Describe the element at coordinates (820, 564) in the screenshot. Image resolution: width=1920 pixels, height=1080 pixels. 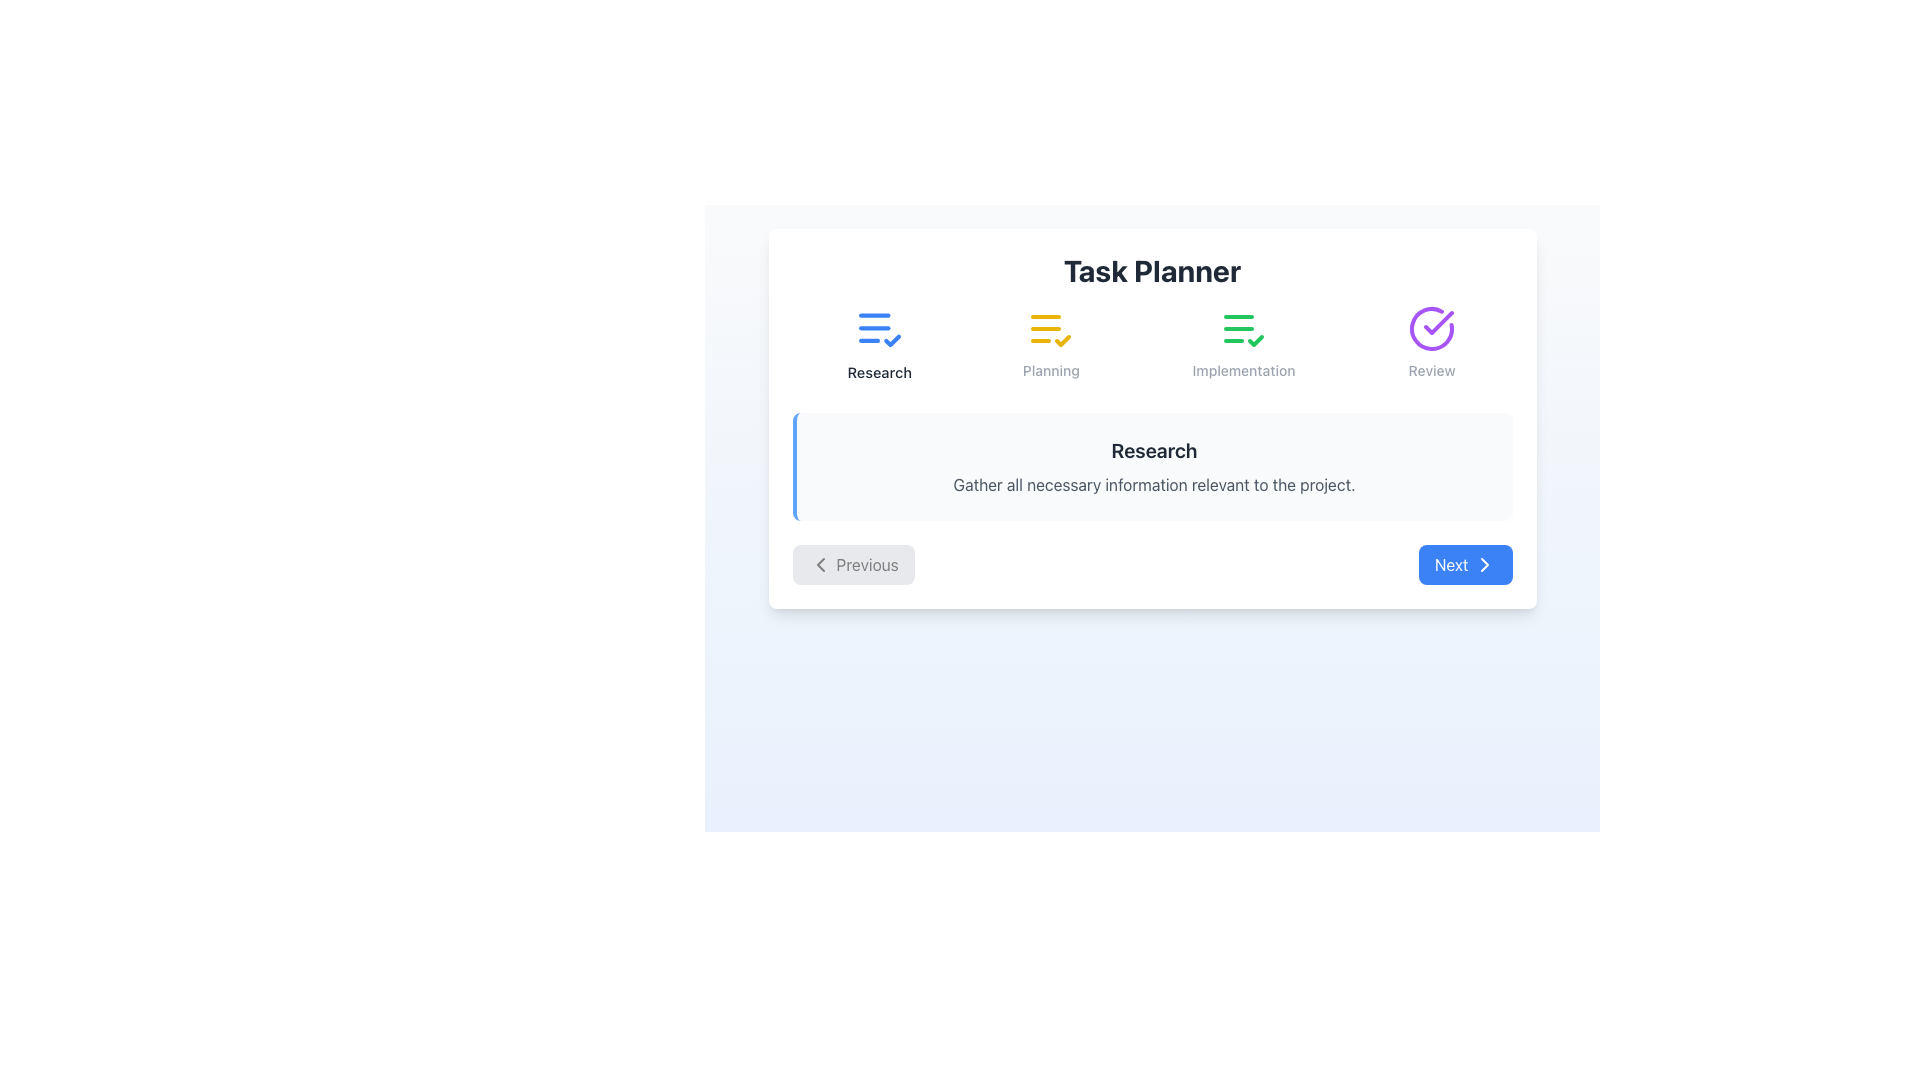
I see `the leftward-pointing chevron arrow icon within the 'Previous' button for navigation indication` at that location.